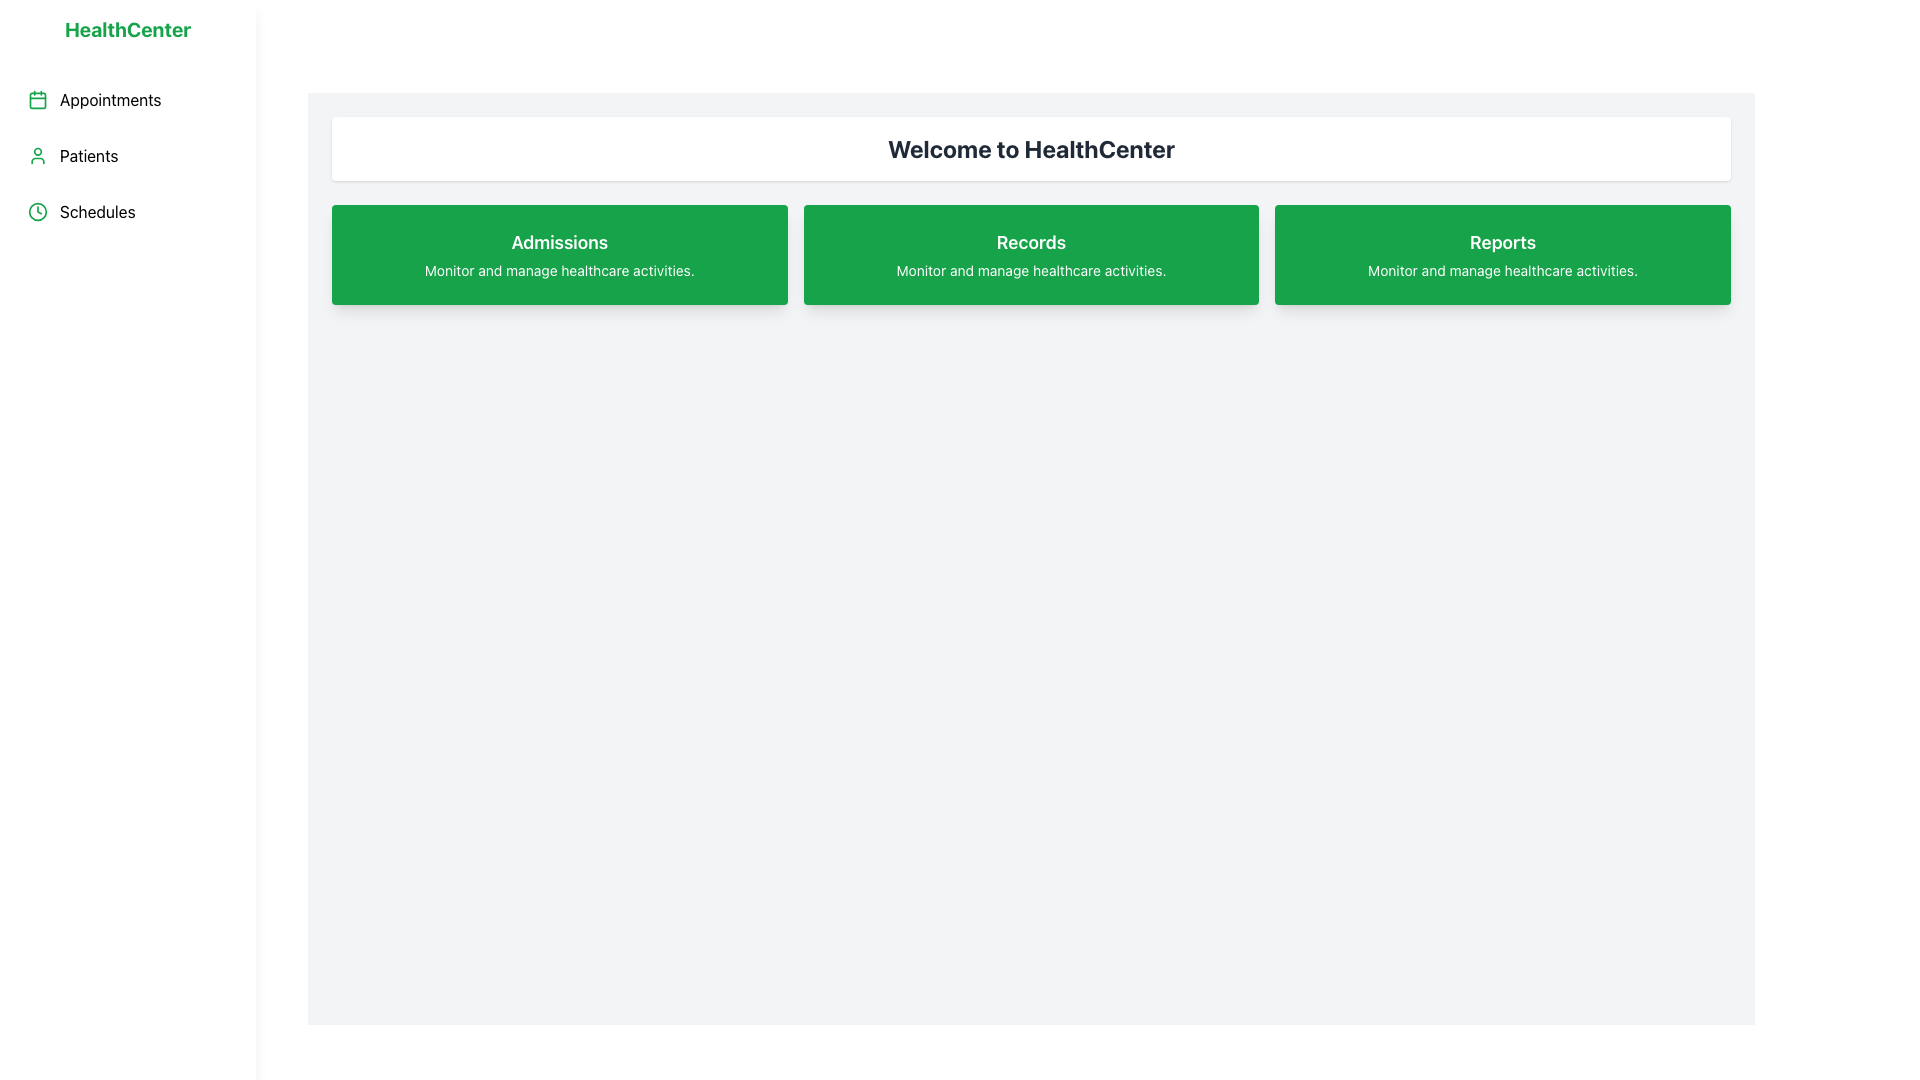  I want to click on static text header located at the top of the left sidebar, which identifies the application or web page, so click(127, 30).